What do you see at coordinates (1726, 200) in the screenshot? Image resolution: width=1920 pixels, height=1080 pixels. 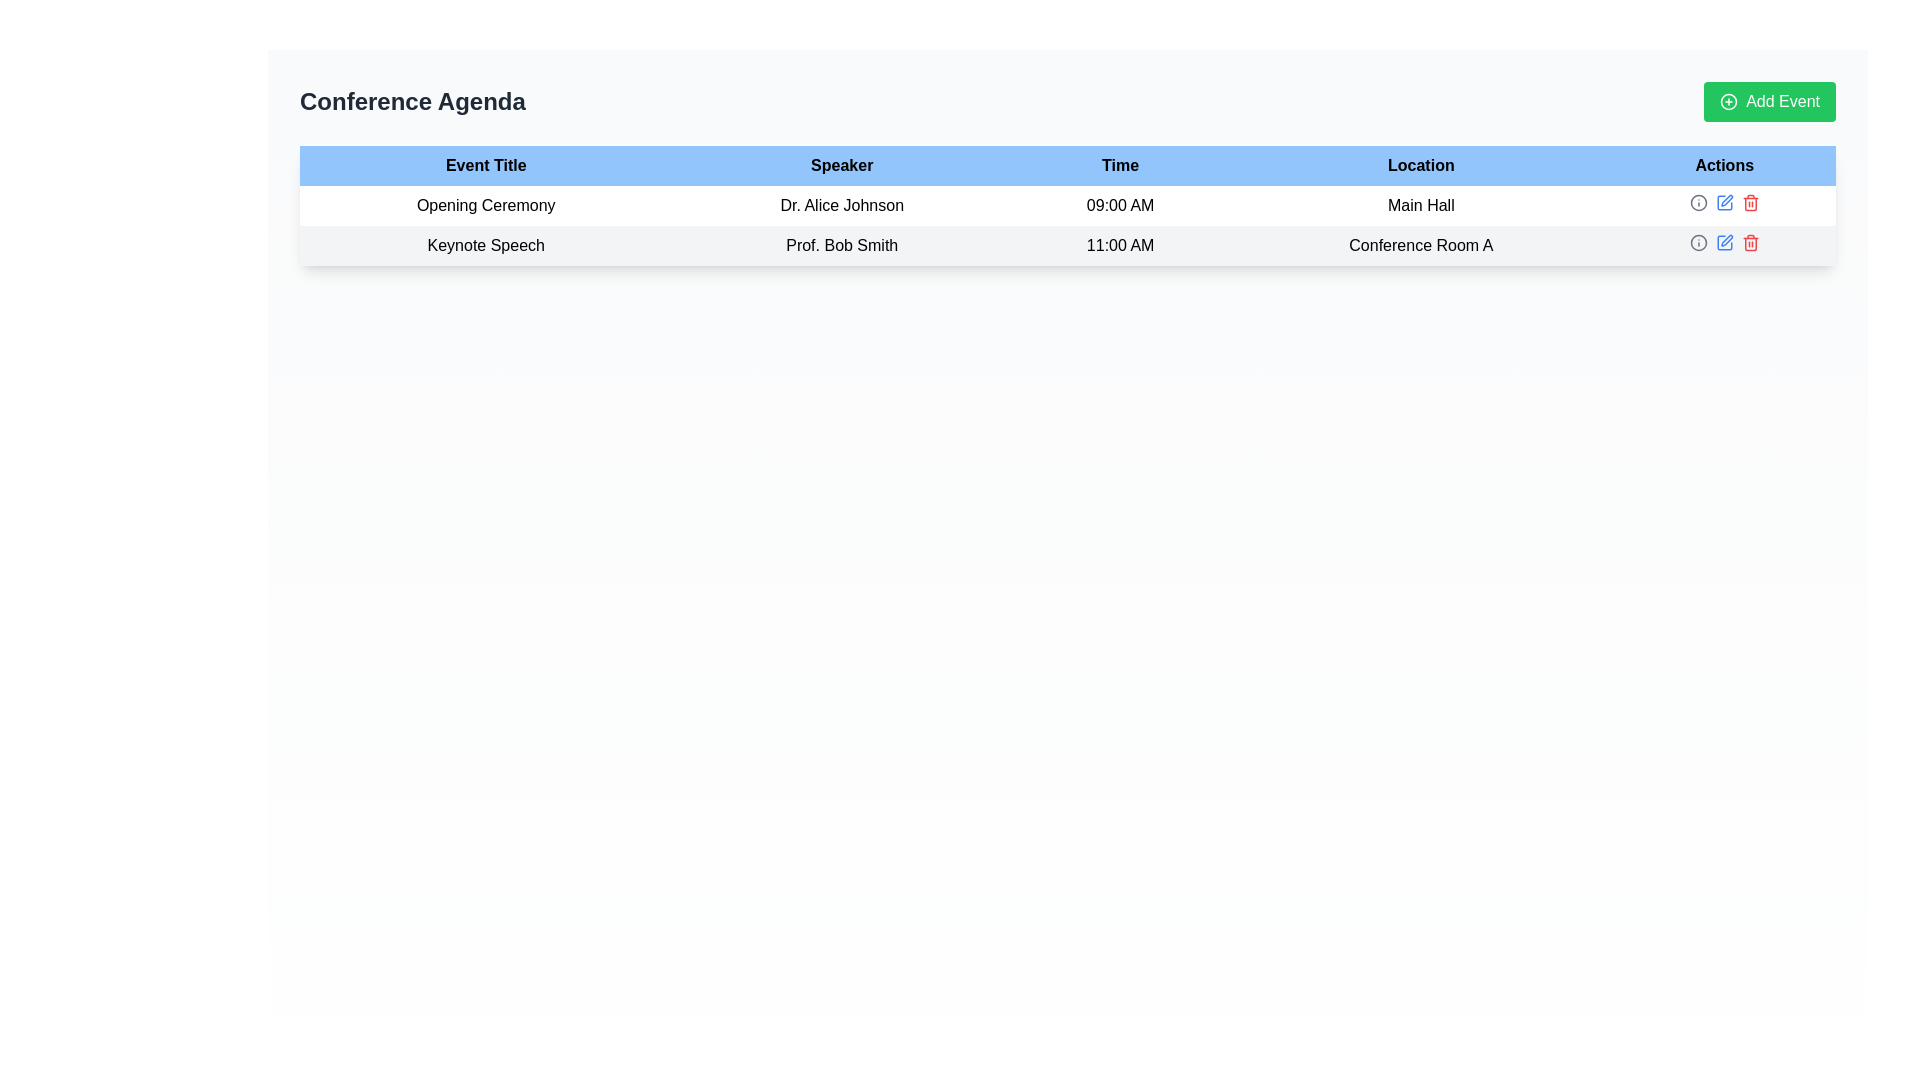 I see `the pen icon in the 'Actions' column of the 'Conference Agenda' table` at bounding box center [1726, 200].